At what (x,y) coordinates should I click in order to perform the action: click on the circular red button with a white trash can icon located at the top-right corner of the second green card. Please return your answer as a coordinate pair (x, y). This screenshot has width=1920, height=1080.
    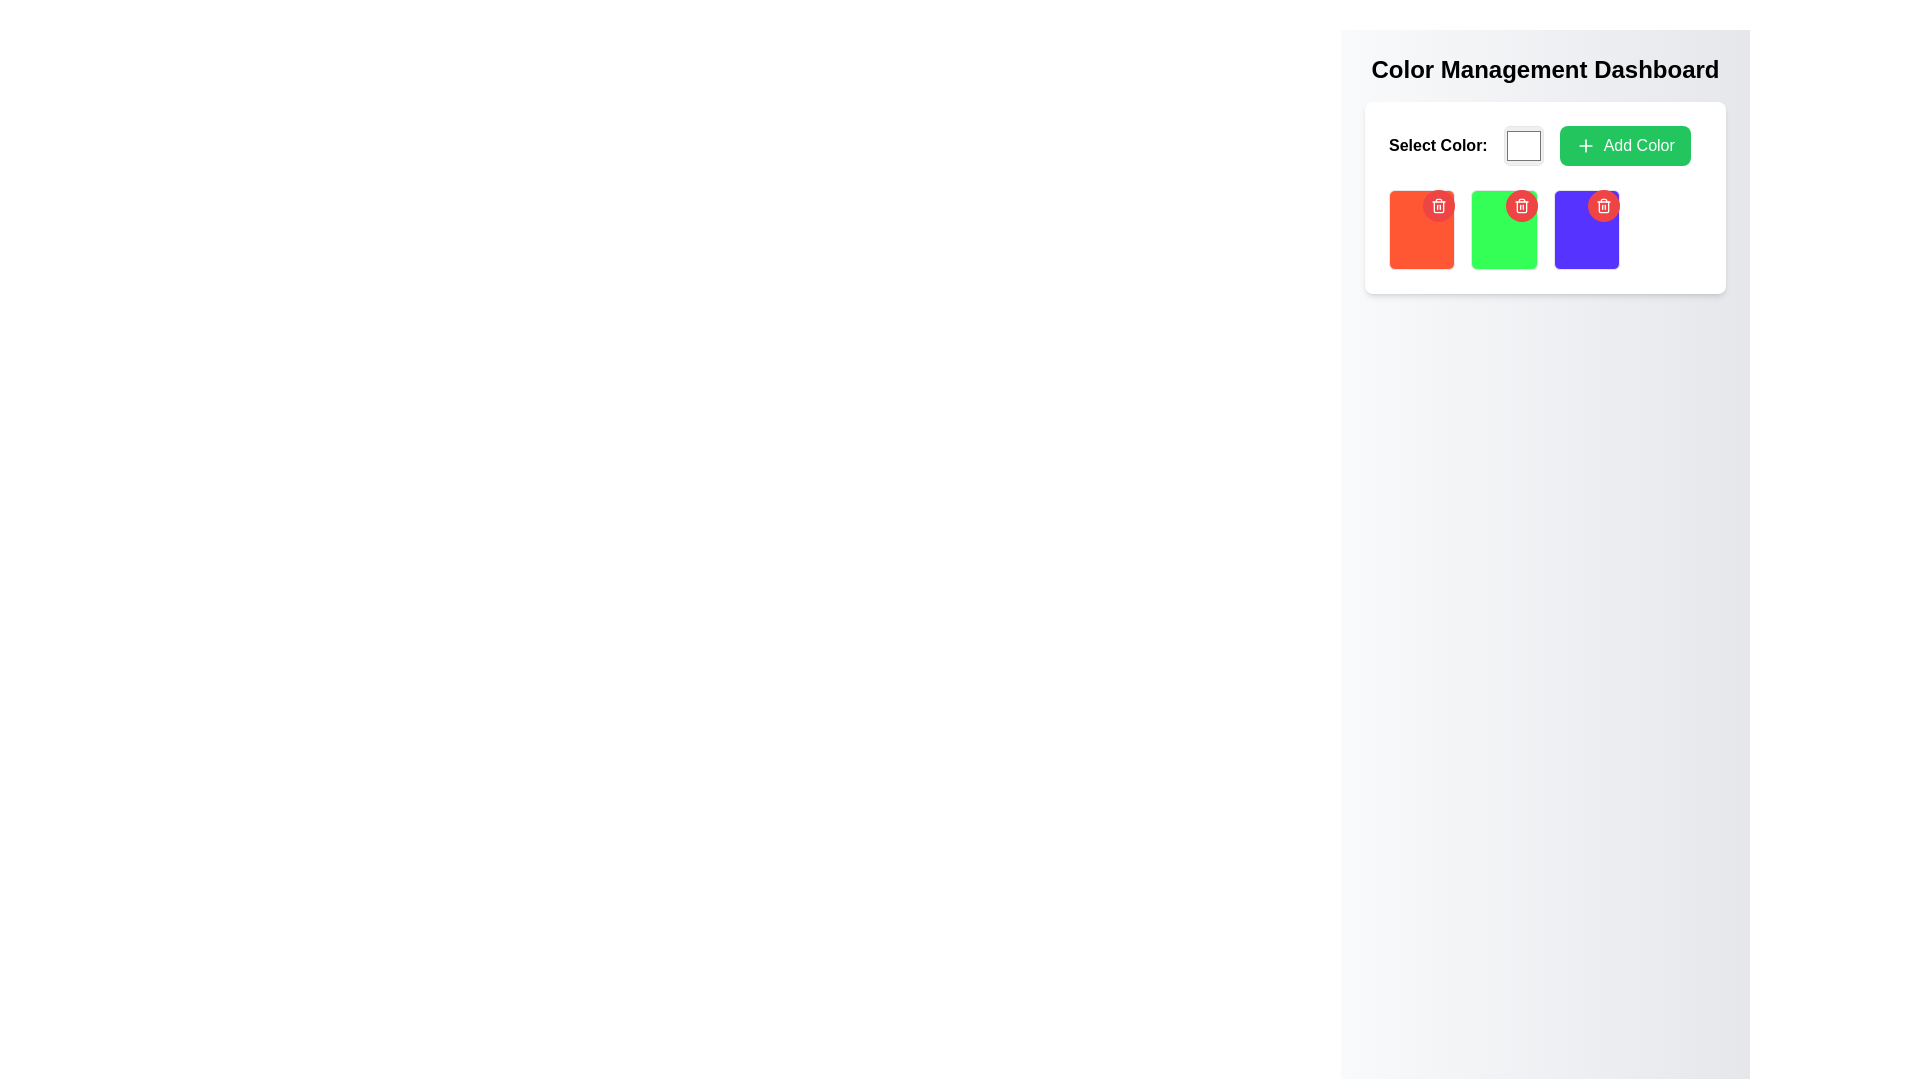
    Looking at the image, I should click on (1520, 205).